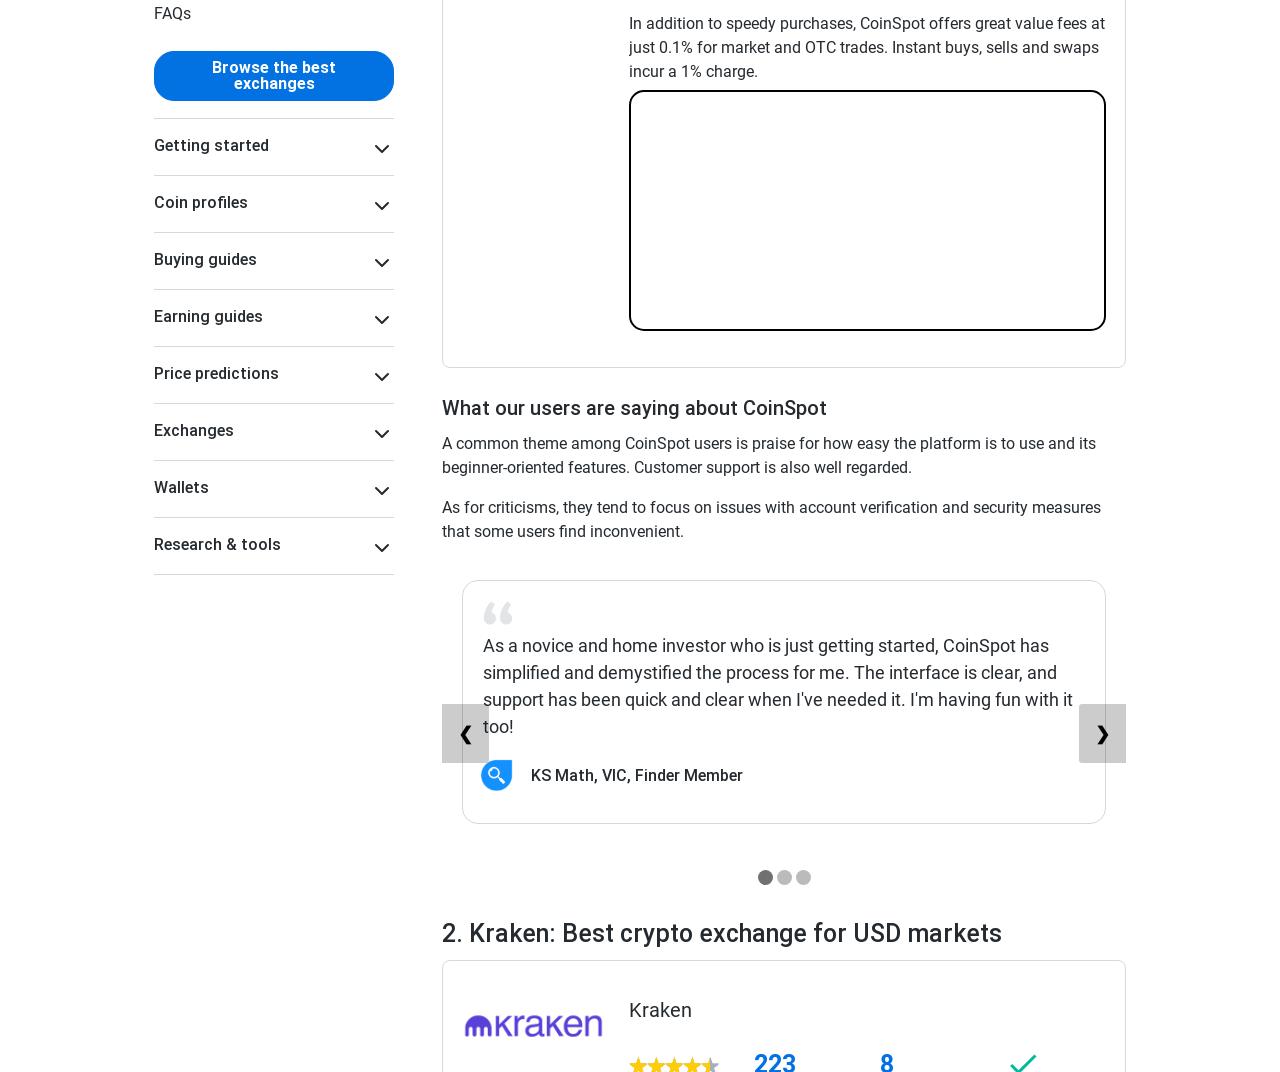 This screenshot has width=1280, height=1072. I want to click on 'Buying guides', so click(205, 258).